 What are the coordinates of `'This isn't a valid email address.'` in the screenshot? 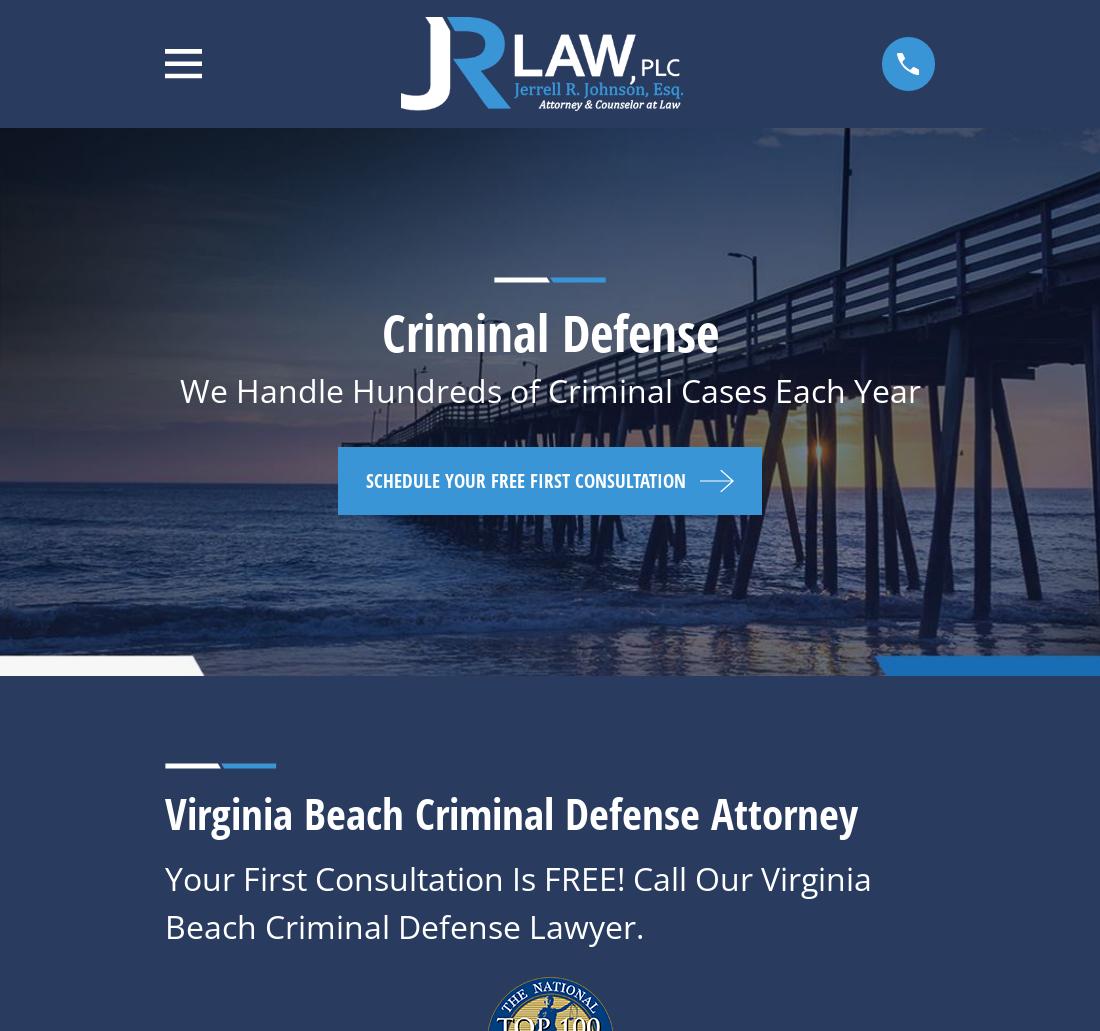 It's located at (815, 805).